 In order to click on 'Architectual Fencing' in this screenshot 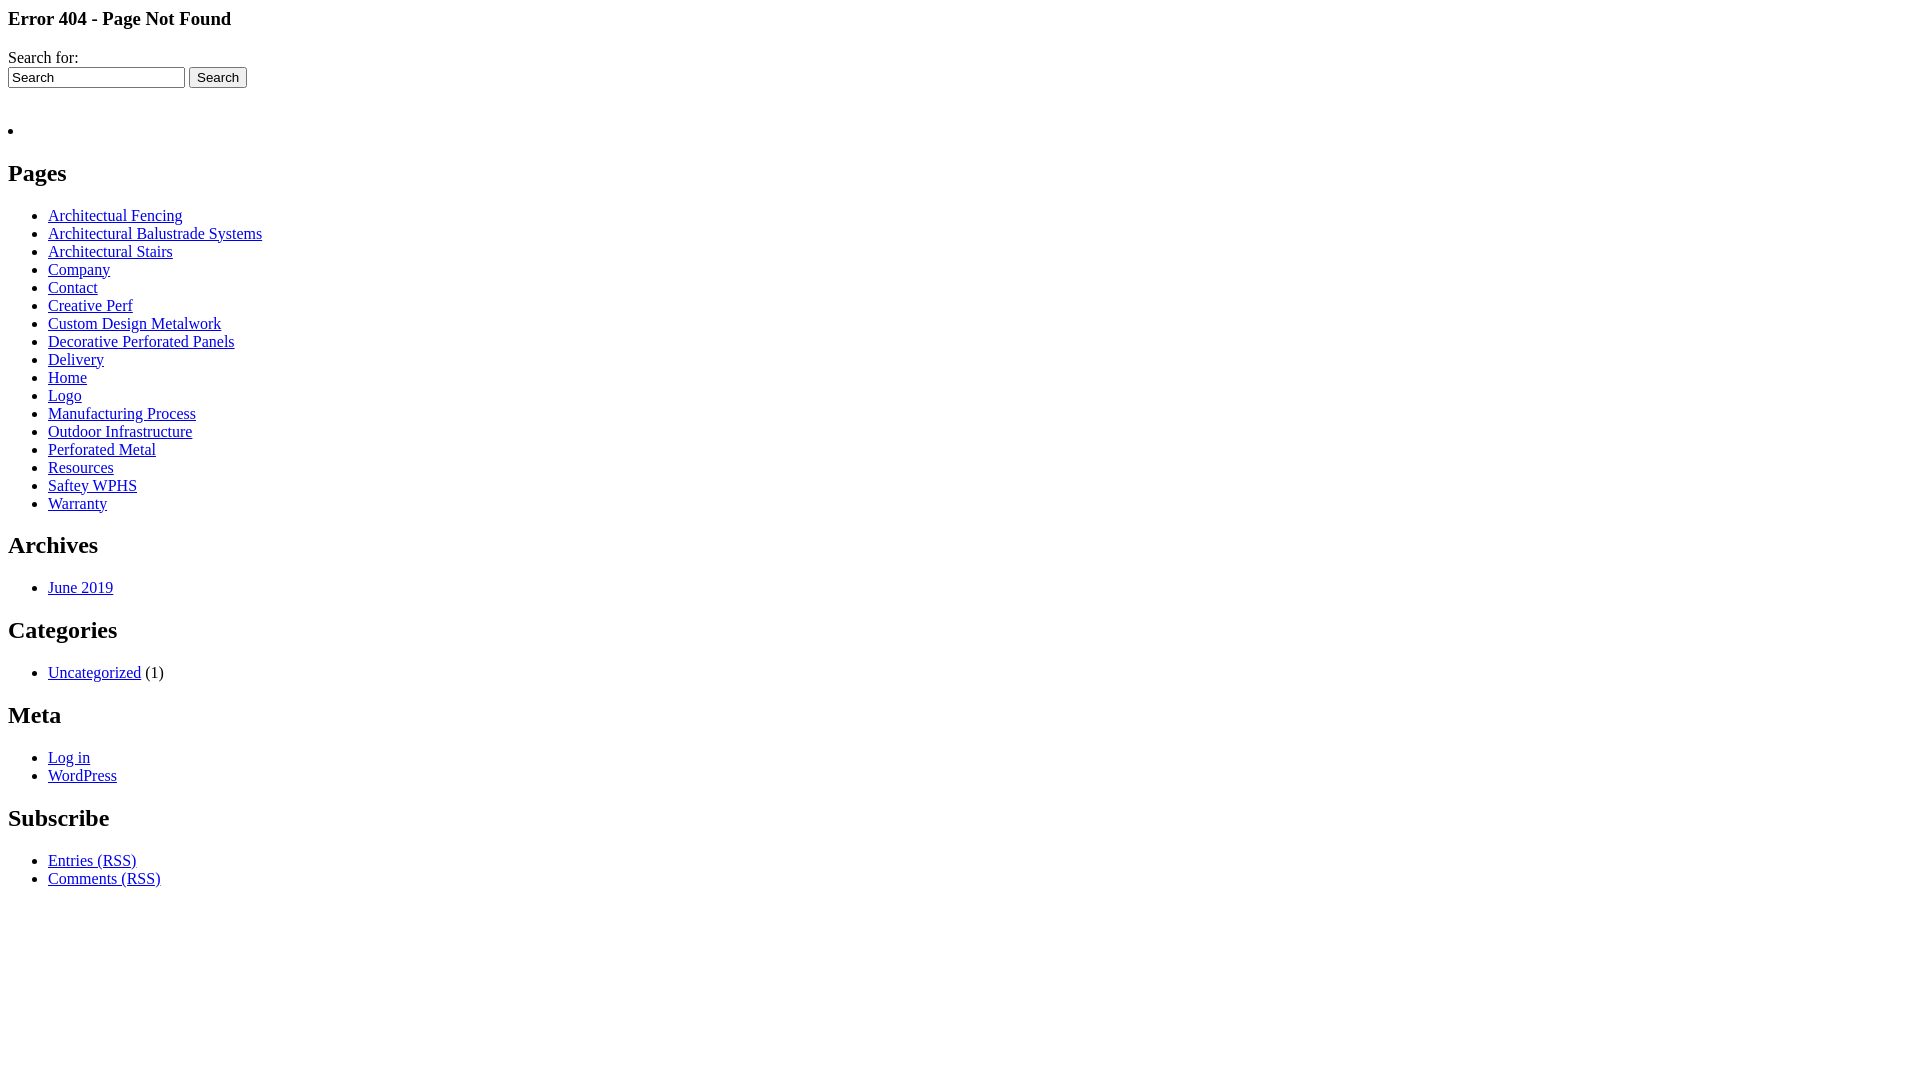, I will do `click(114, 215)`.